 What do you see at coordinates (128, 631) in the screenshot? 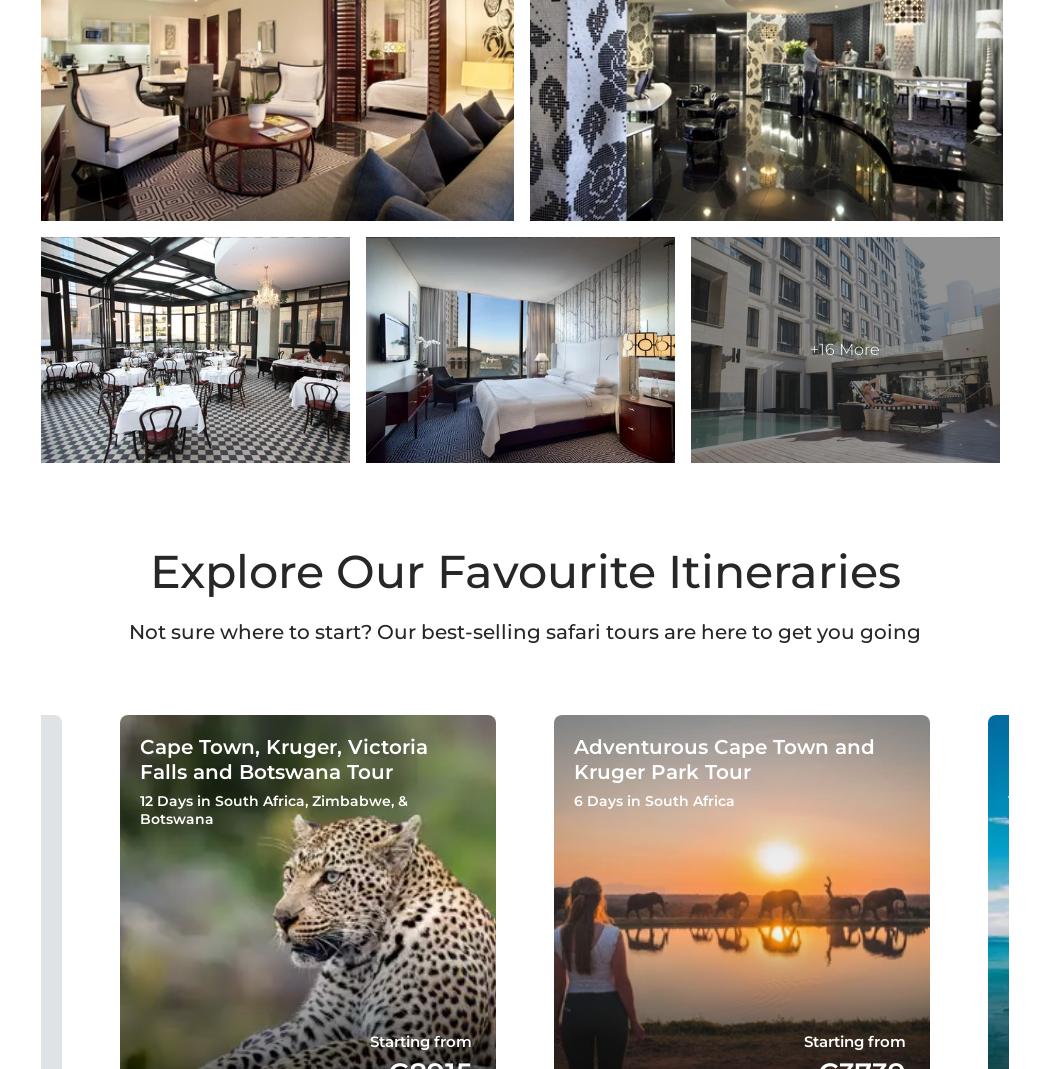
I see `'Not sure where to start? Our best-selling safari tours are here to get you going'` at bounding box center [128, 631].